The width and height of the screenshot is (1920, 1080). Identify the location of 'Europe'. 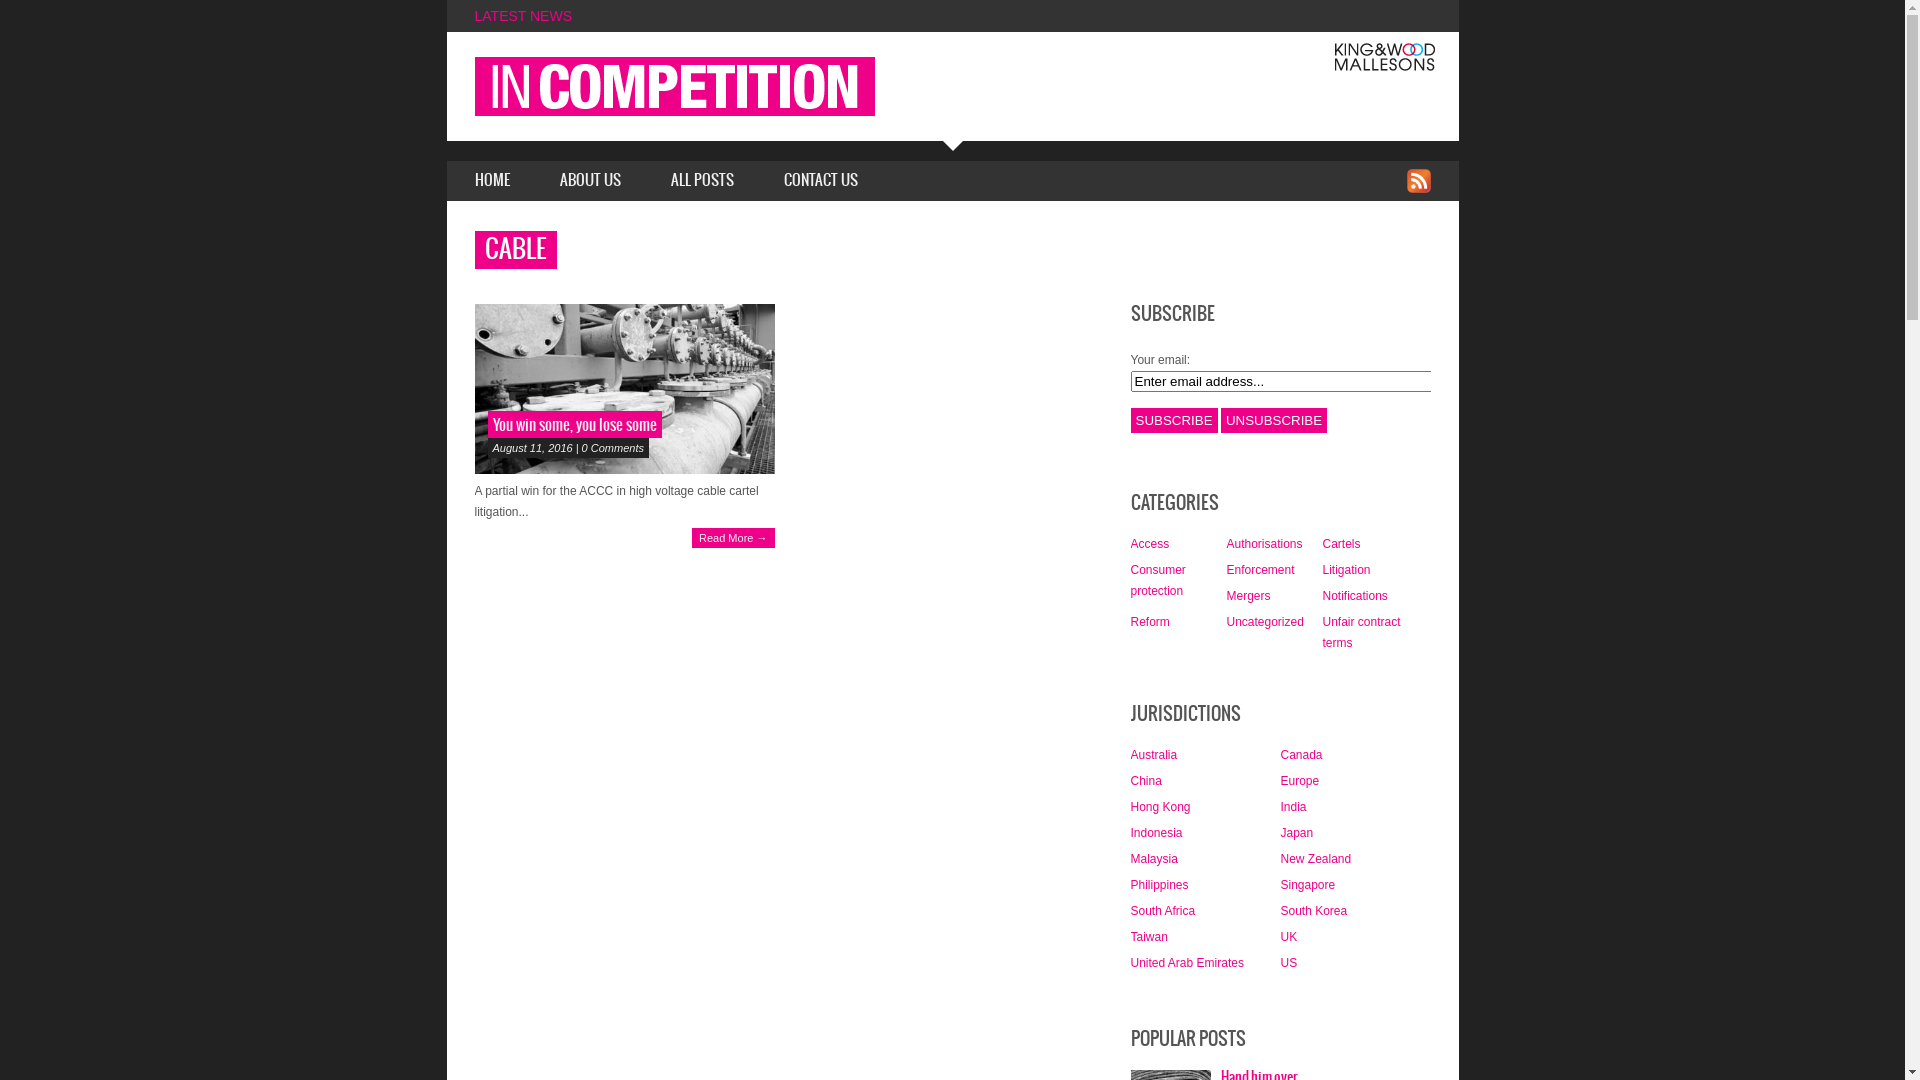
(1280, 779).